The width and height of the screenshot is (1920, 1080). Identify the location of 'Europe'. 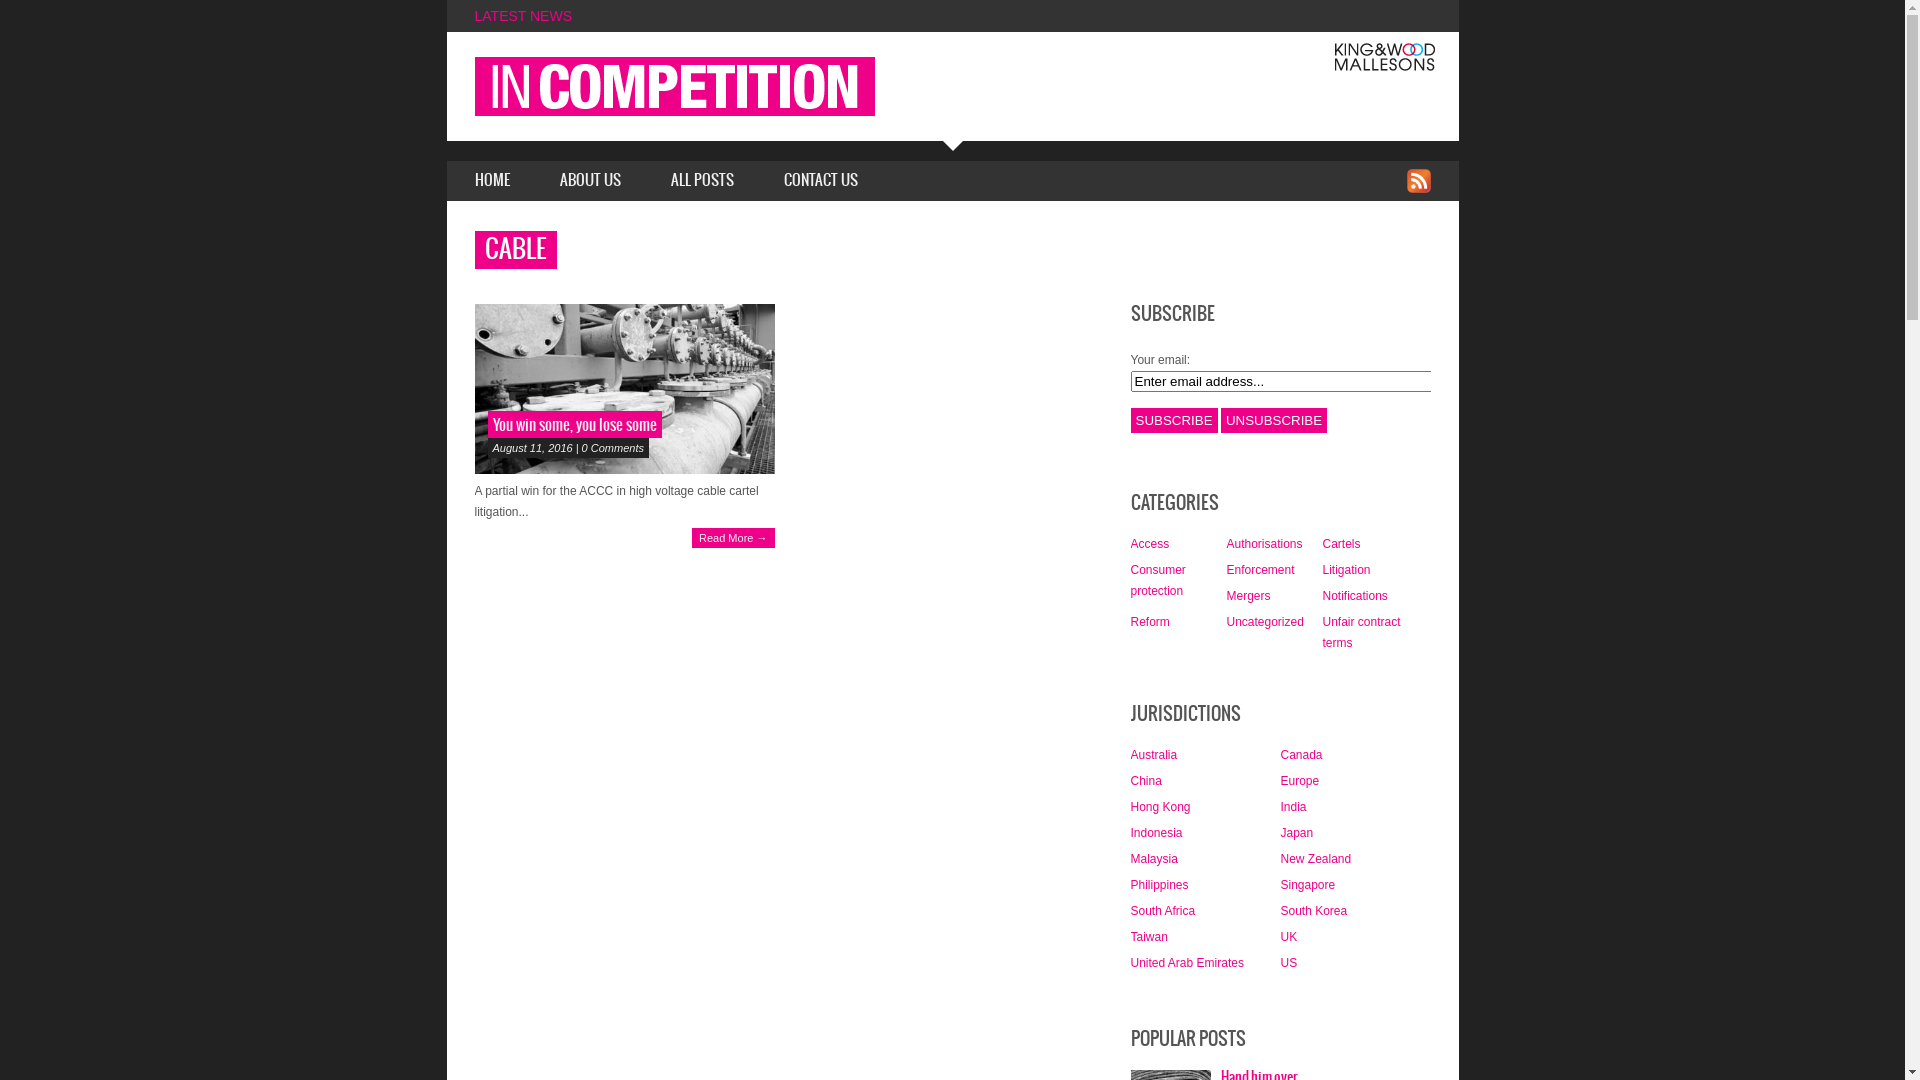
(1280, 779).